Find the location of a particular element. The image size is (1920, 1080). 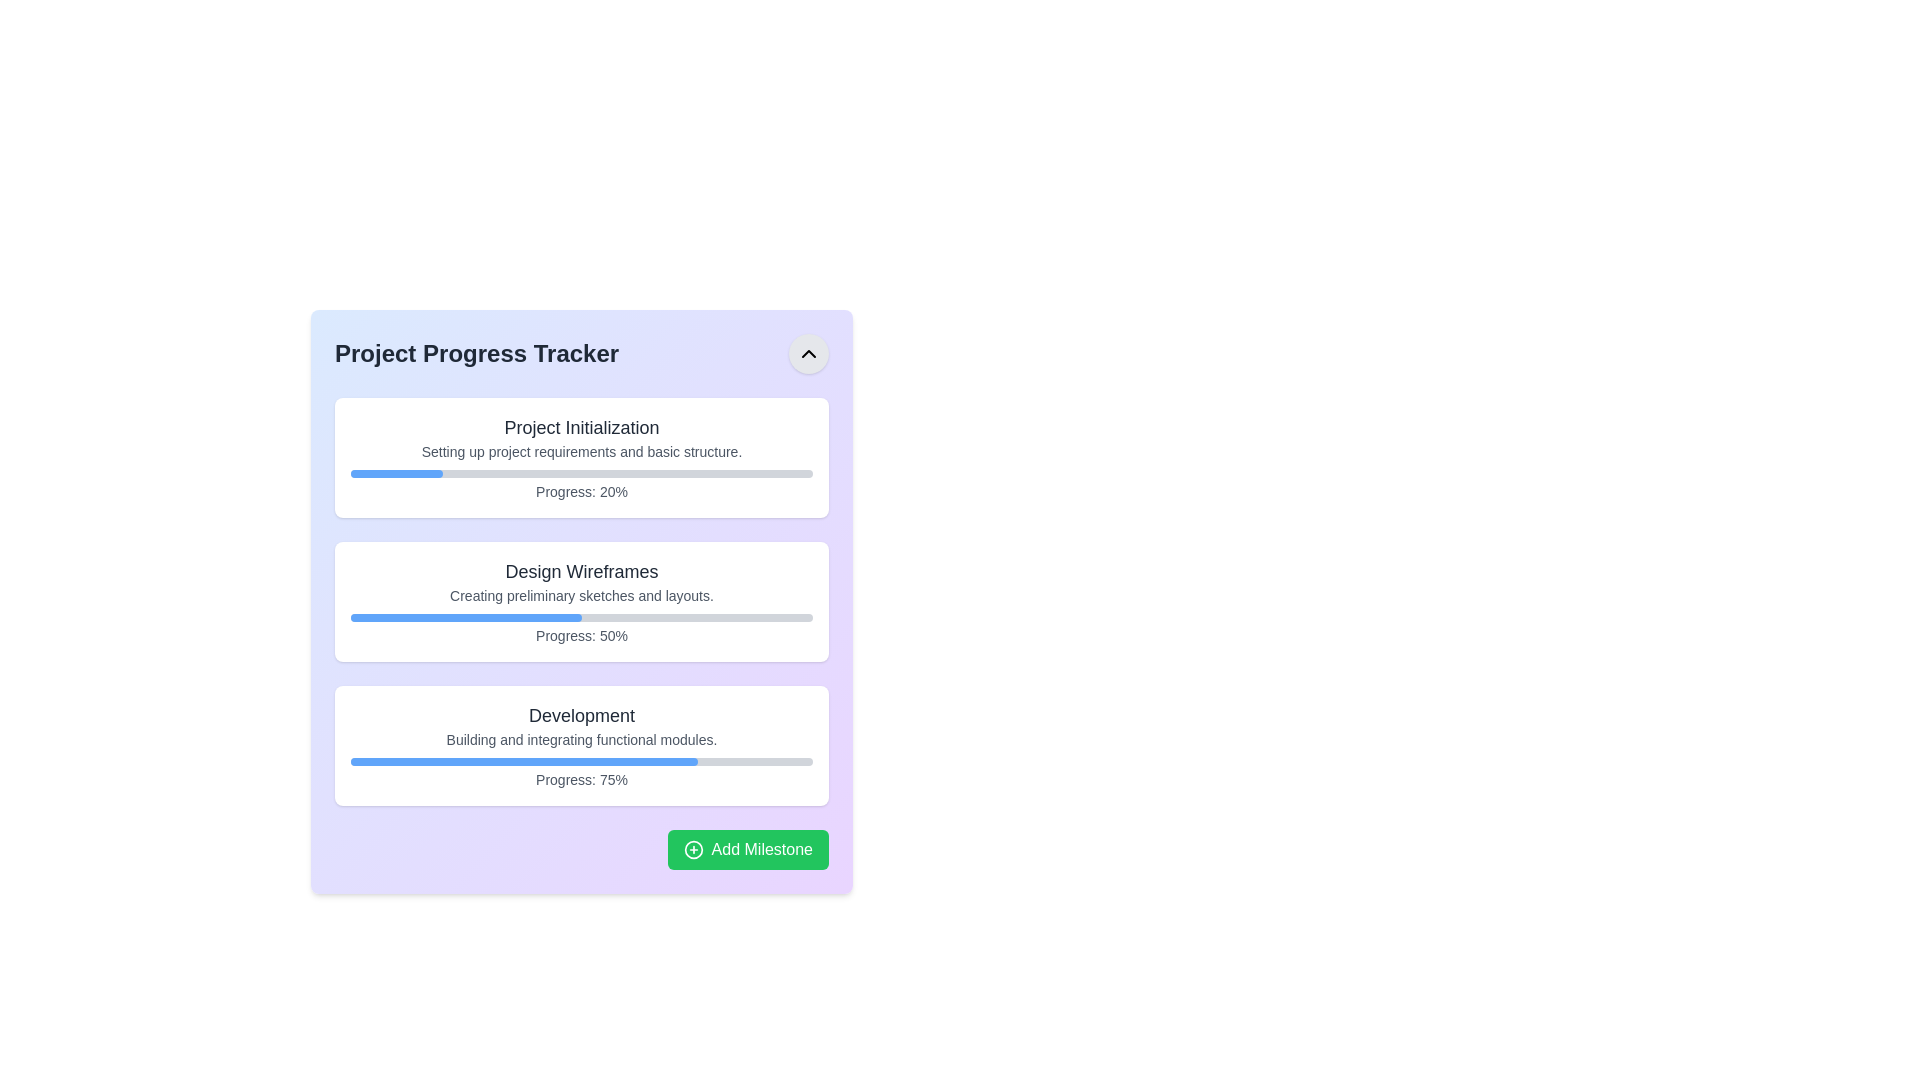

the static text label displaying 'Building and integrating functional modules.' which is located below the header 'Development' and above the progress bar is located at coordinates (580, 740).